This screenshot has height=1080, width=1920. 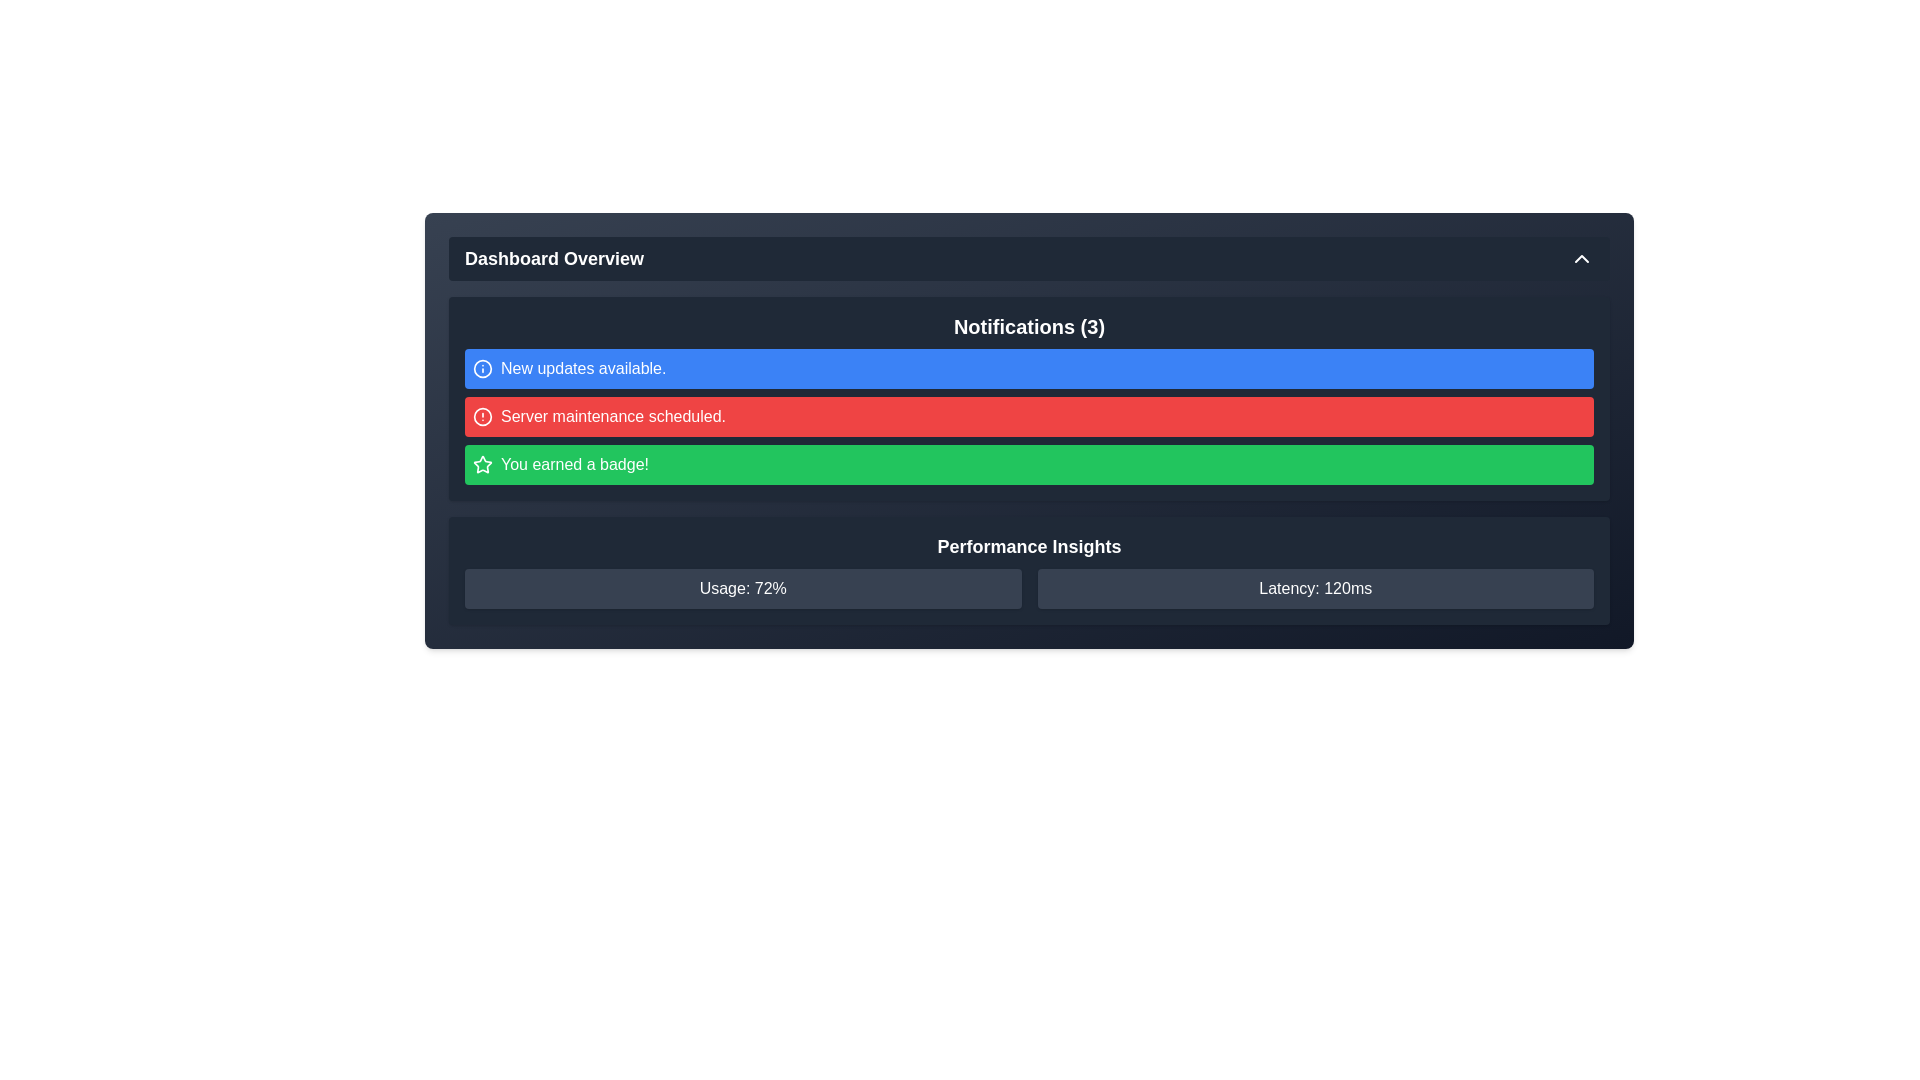 I want to click on the Text label that serves as the section header for notifications, which displays the title and count of unread notifications, so click(x=1029, y=326).